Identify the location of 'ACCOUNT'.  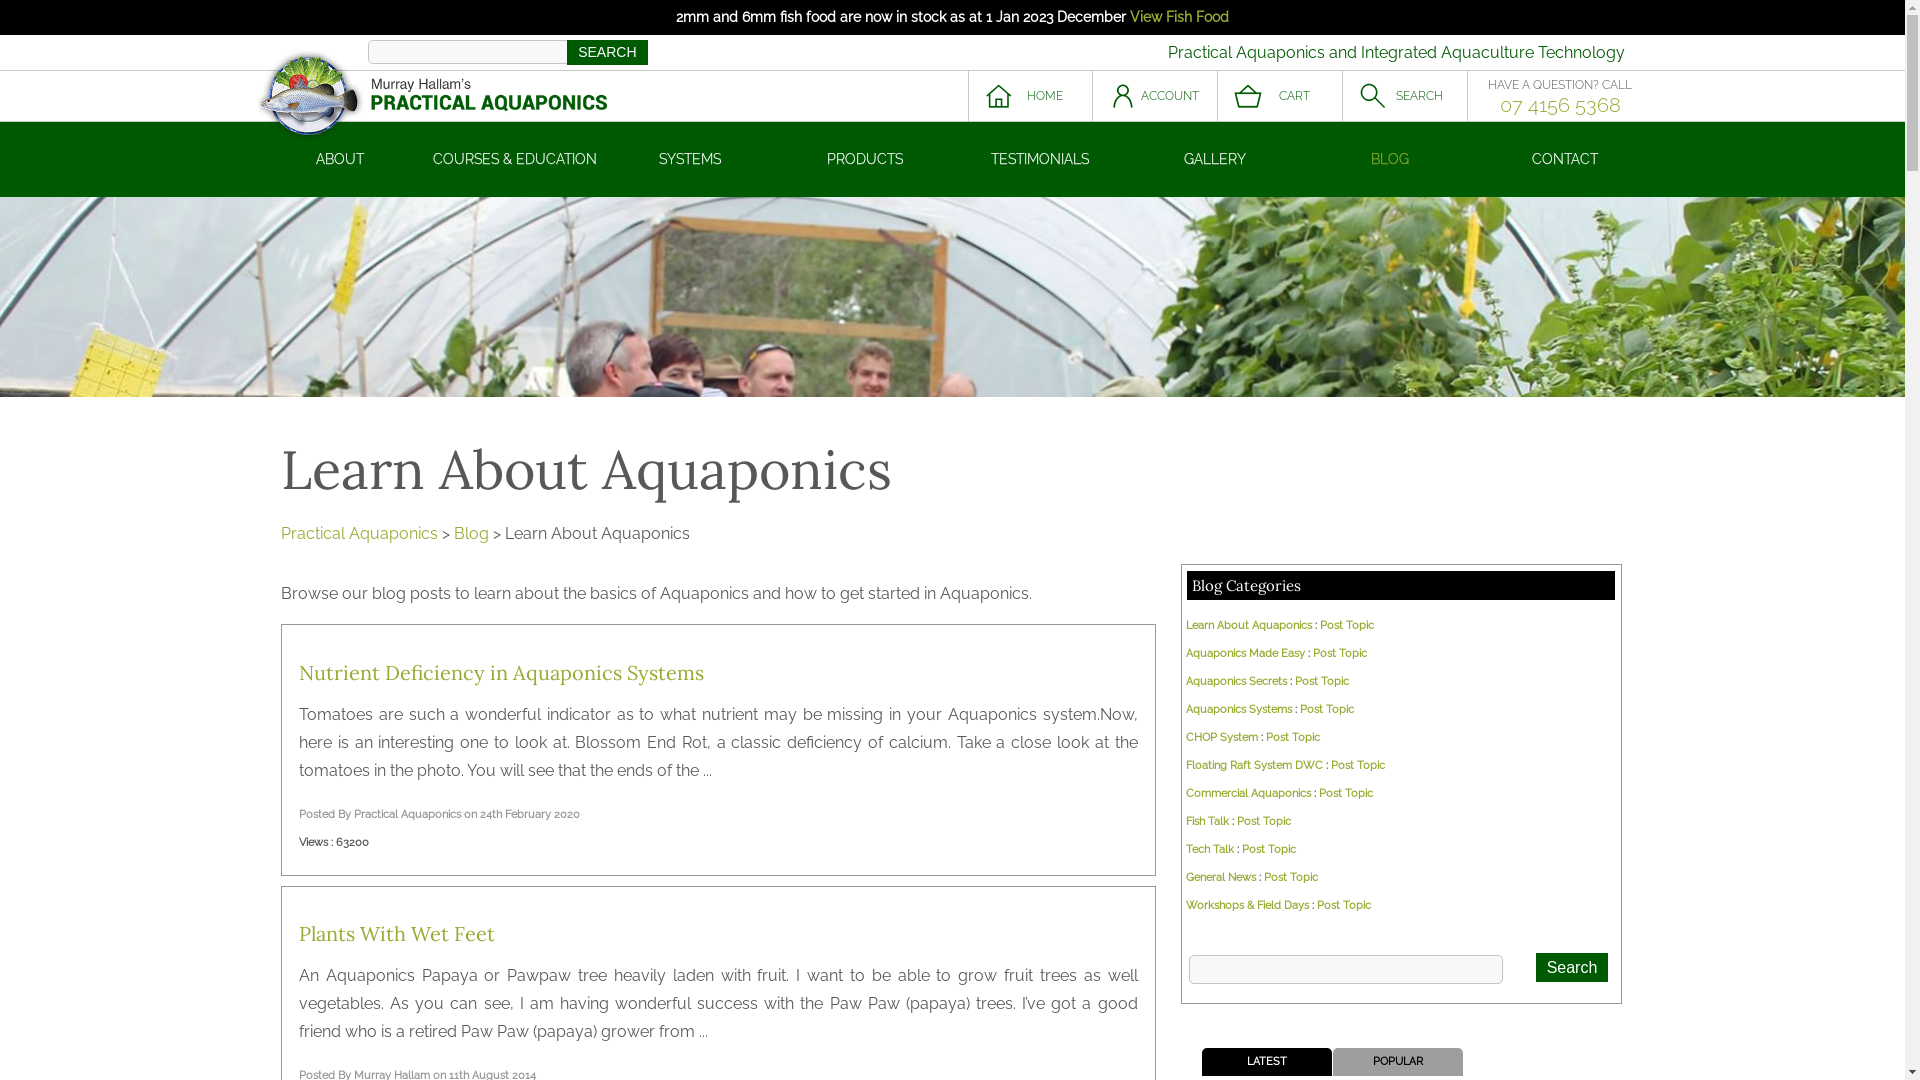
(1154, 96).